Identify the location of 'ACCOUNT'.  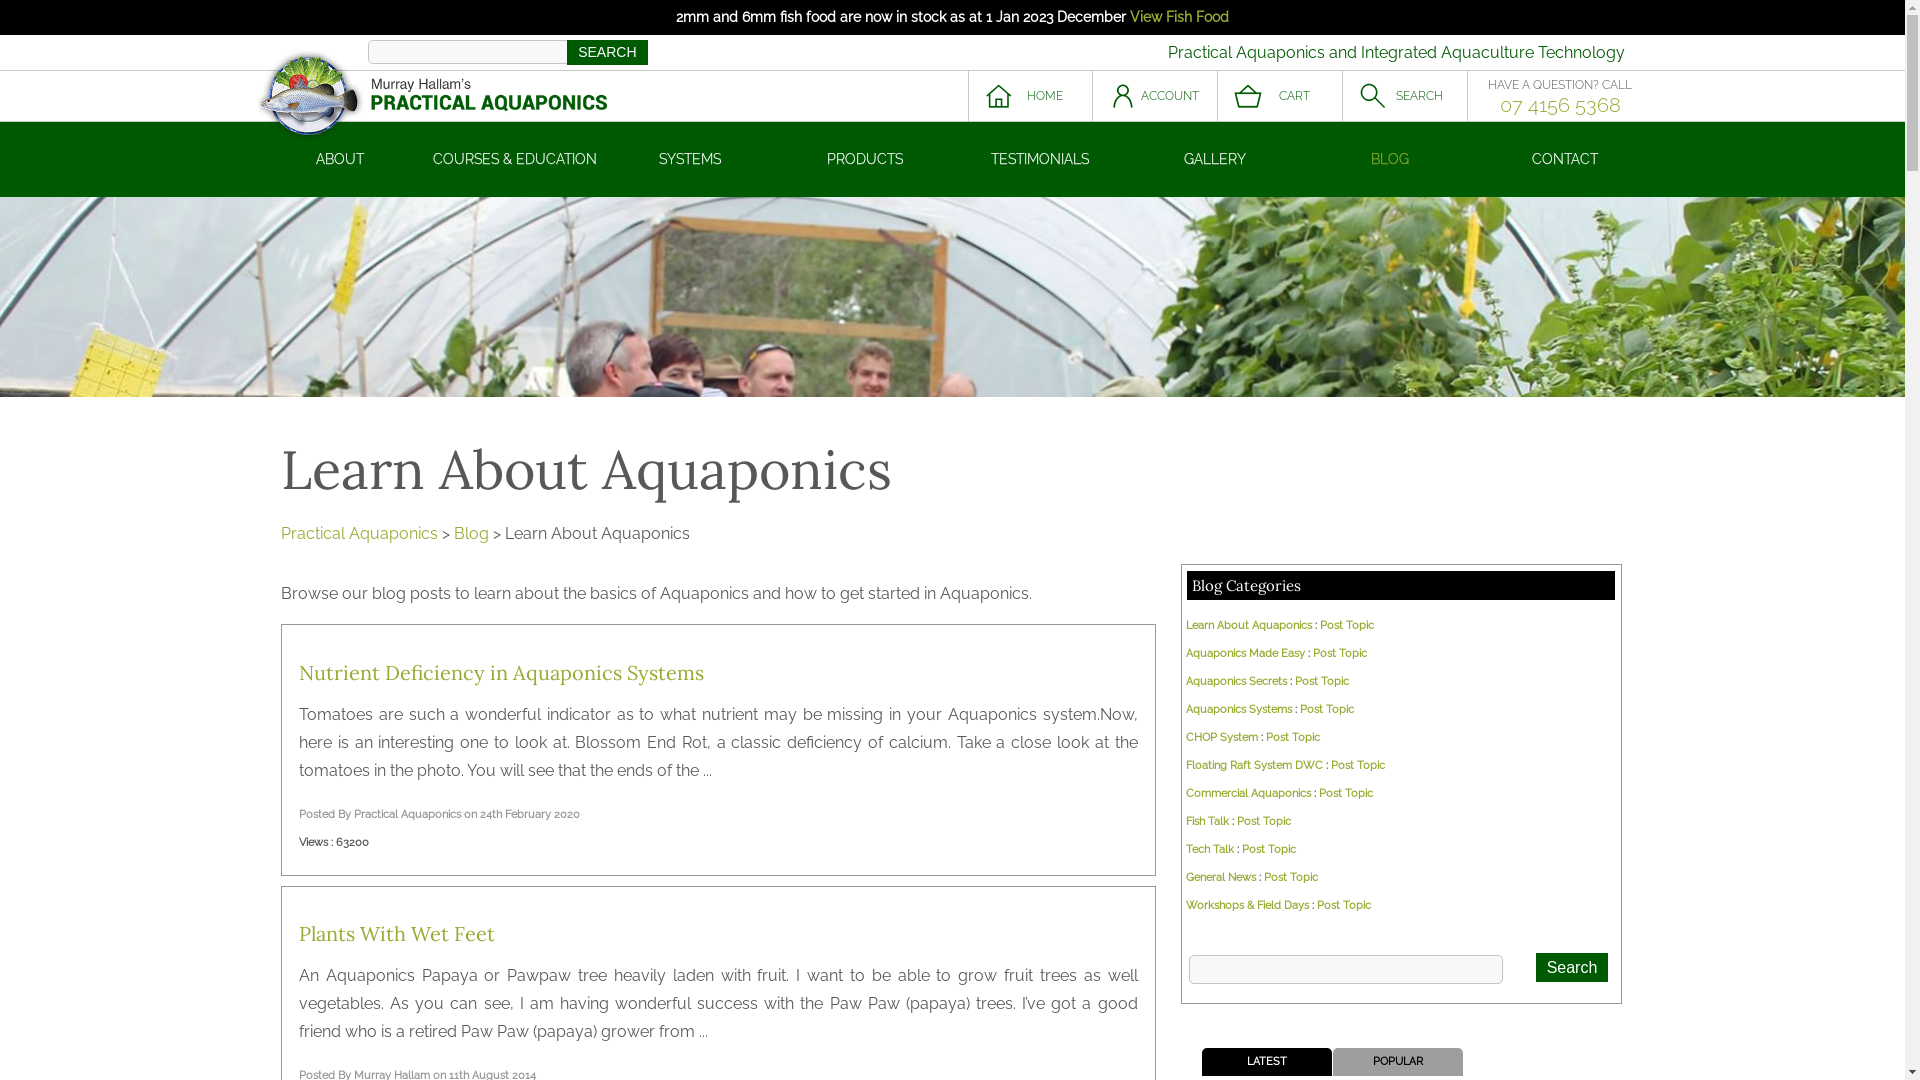
(1154, 96).